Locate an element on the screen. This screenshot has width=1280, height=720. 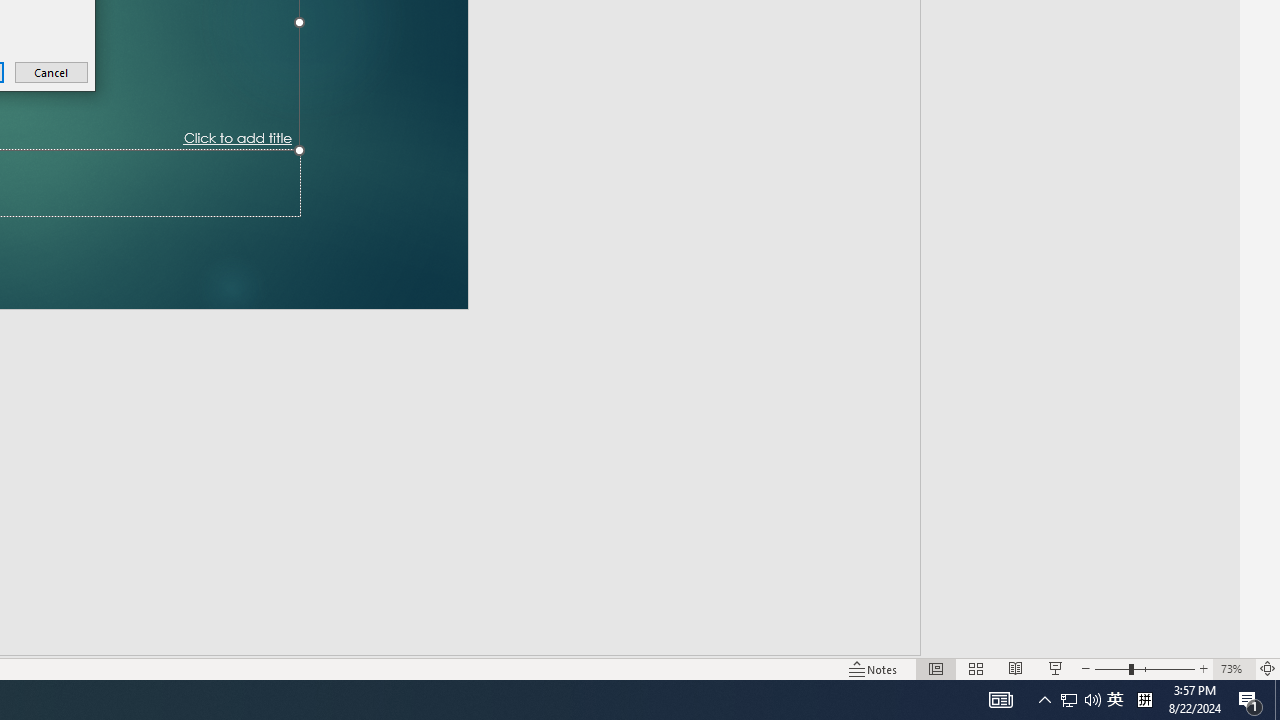
'User Promoted Notification Area' is located at coordinates (1068, 698).